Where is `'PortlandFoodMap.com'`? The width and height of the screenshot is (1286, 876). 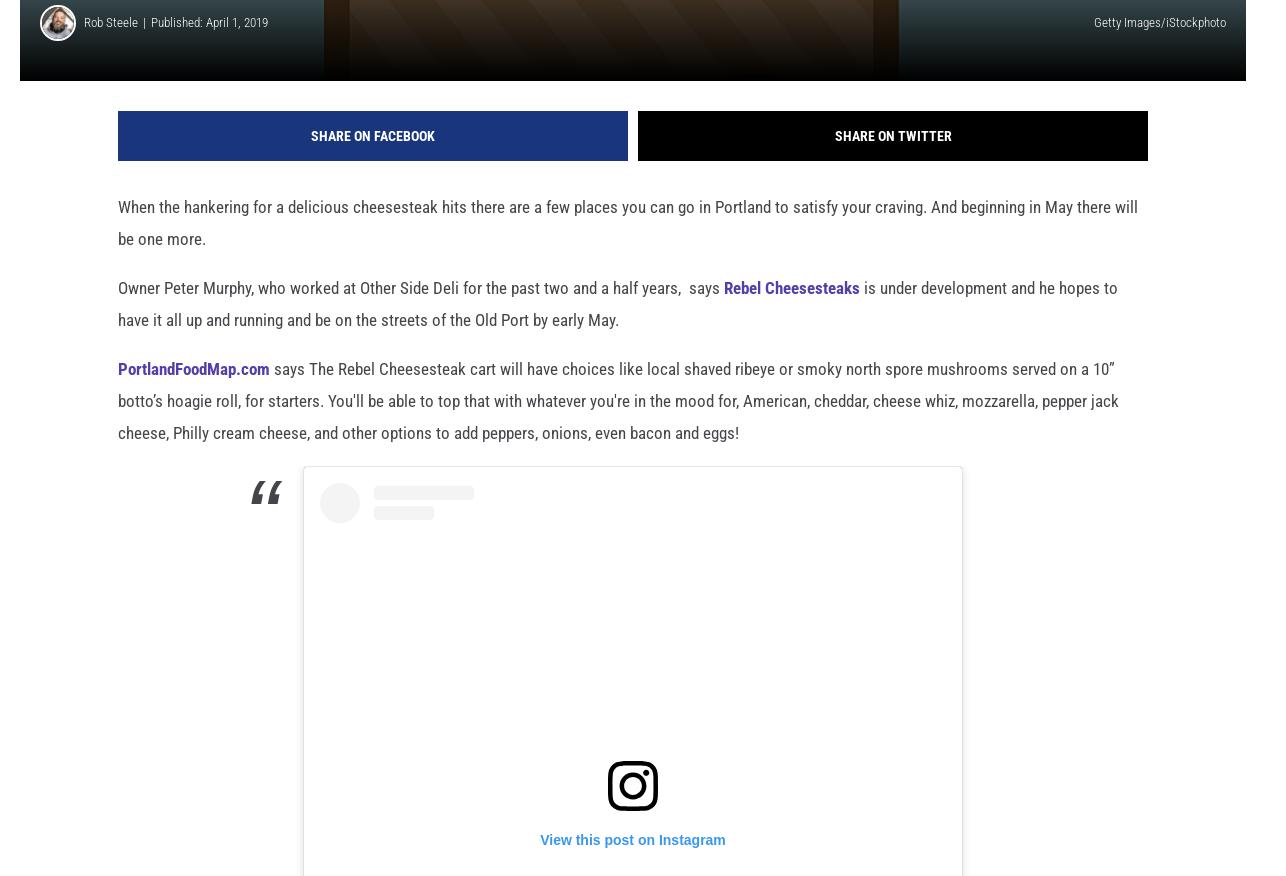
'PortlandFoodMap.com' is located at coordinates (194, 401).